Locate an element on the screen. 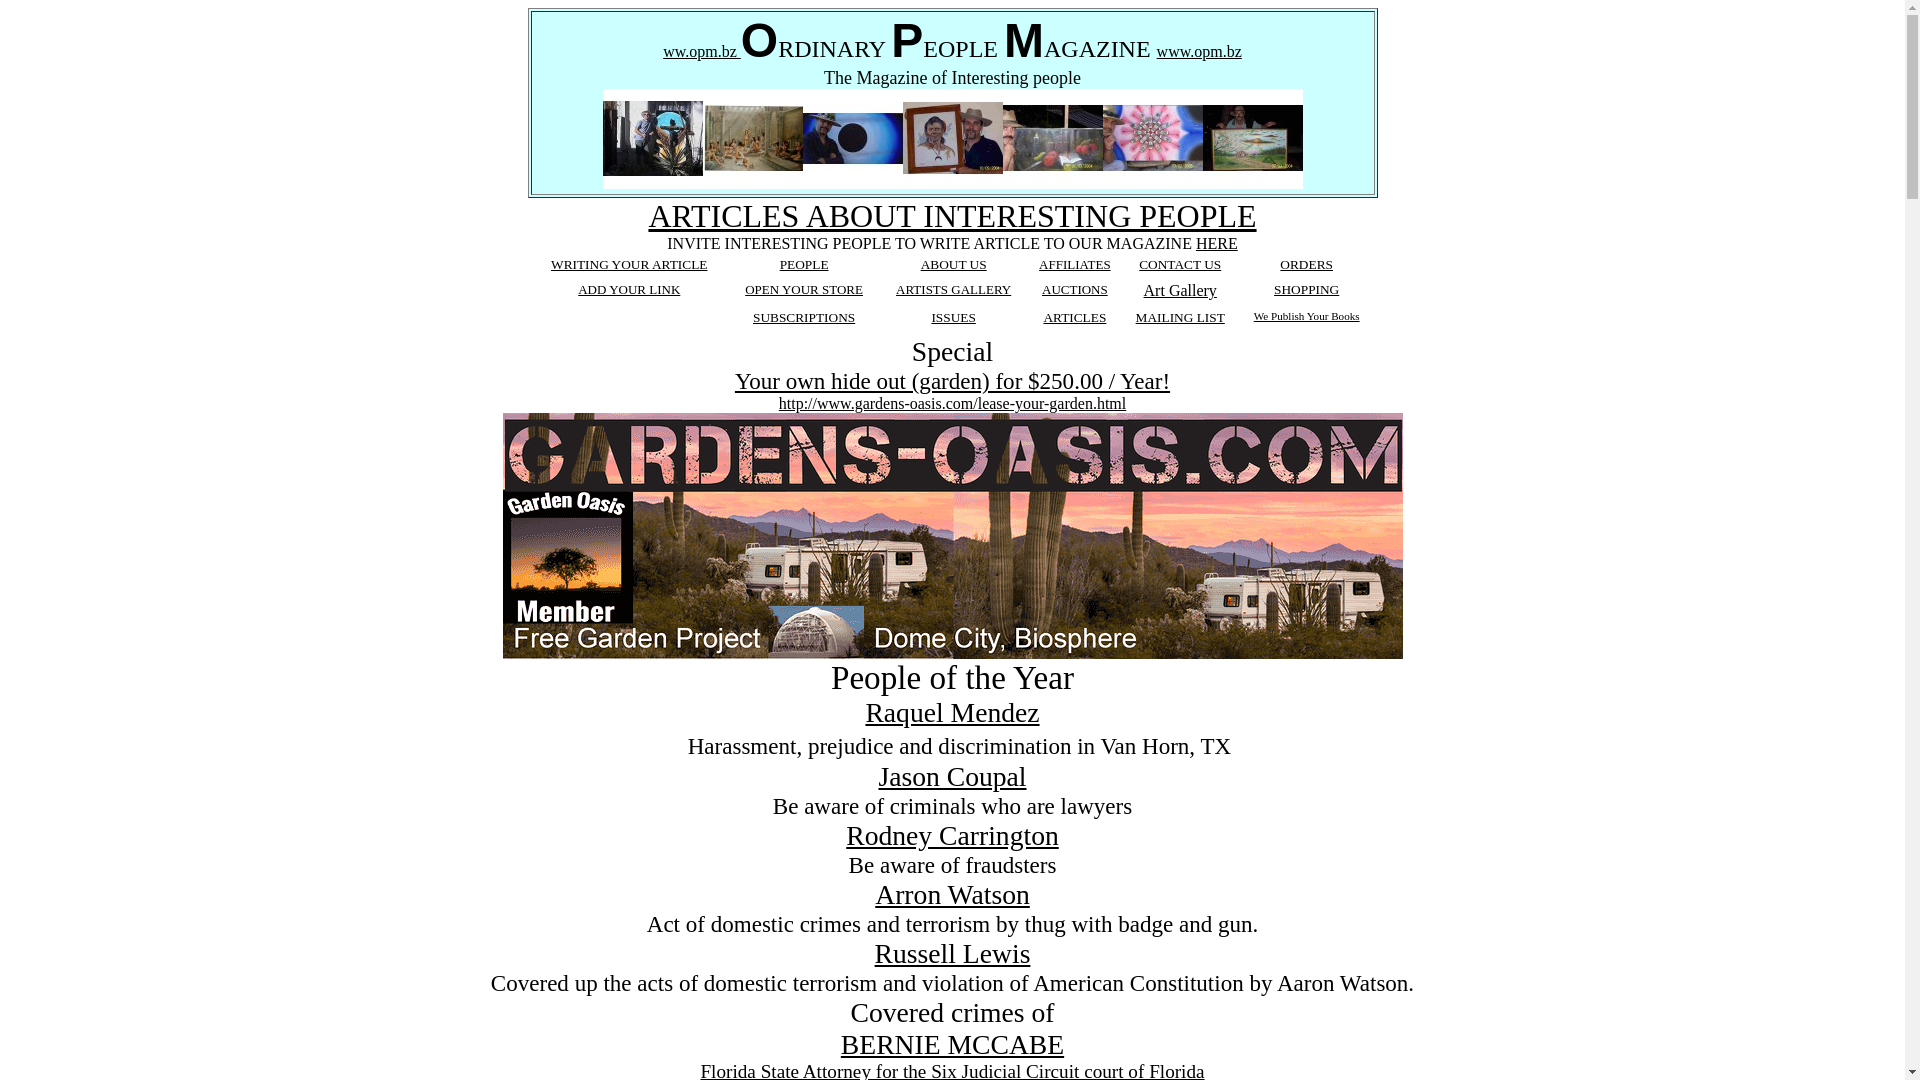  'ORDERS' is located at coordinates (1280, 263).